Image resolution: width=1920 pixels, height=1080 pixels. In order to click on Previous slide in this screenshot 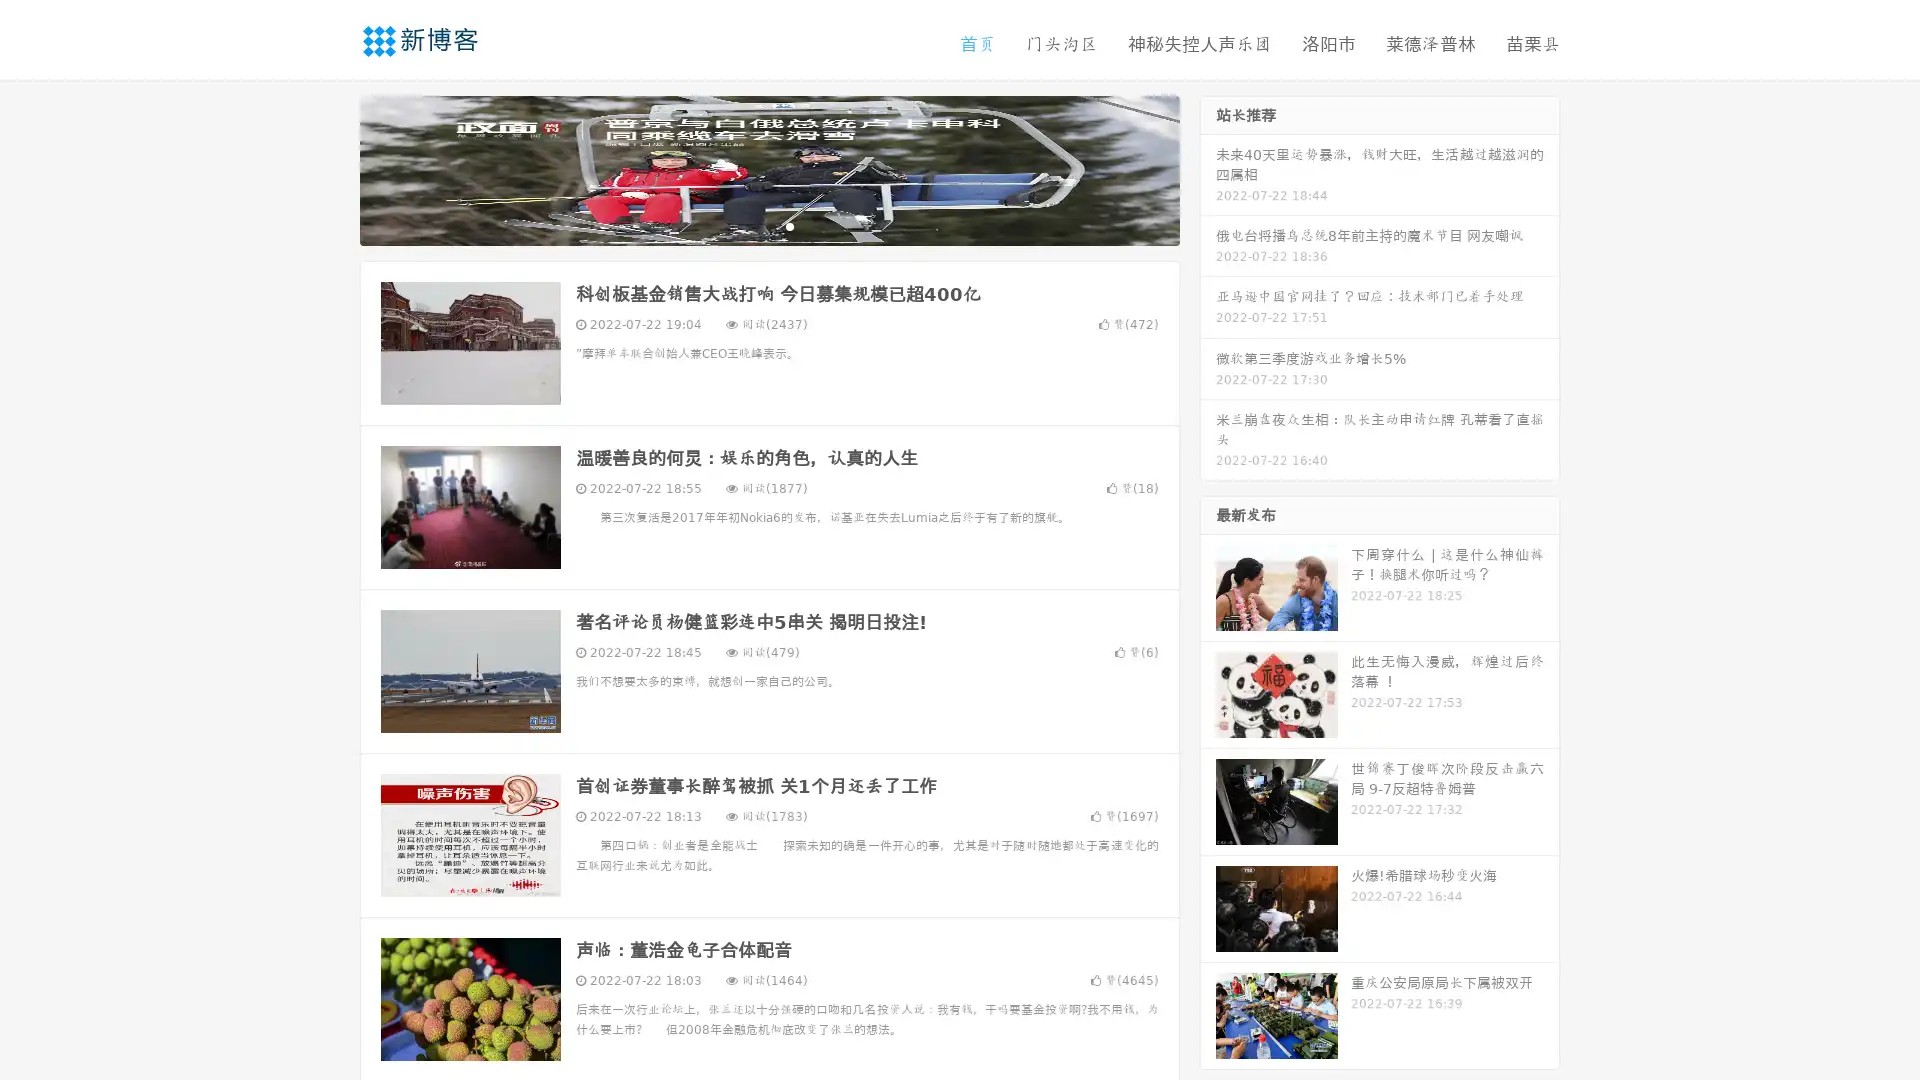, I will do `click(330, 168)`.